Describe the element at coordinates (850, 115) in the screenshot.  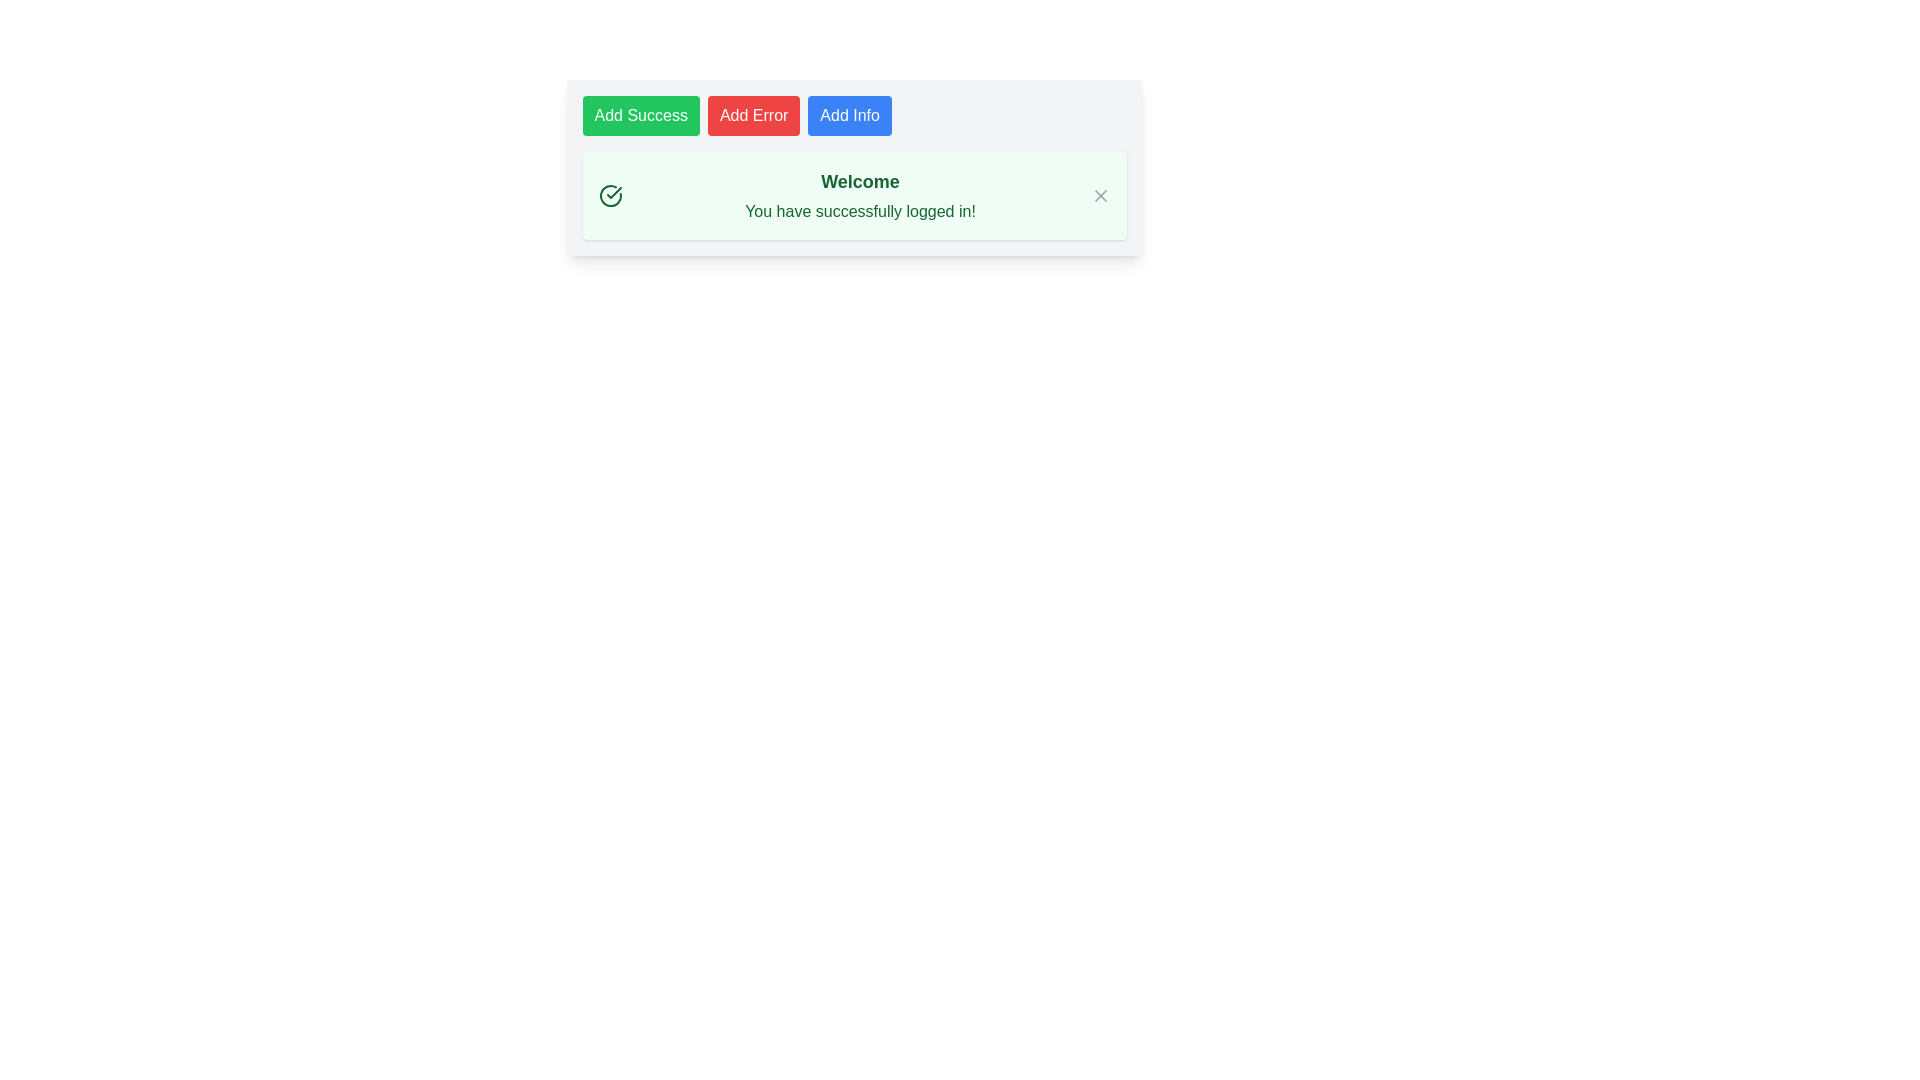
I see `the 'Add Info' button, which is a rounded rectangular button filled with a blue background and labeled with white text, located near the top center of the layout` at that location.